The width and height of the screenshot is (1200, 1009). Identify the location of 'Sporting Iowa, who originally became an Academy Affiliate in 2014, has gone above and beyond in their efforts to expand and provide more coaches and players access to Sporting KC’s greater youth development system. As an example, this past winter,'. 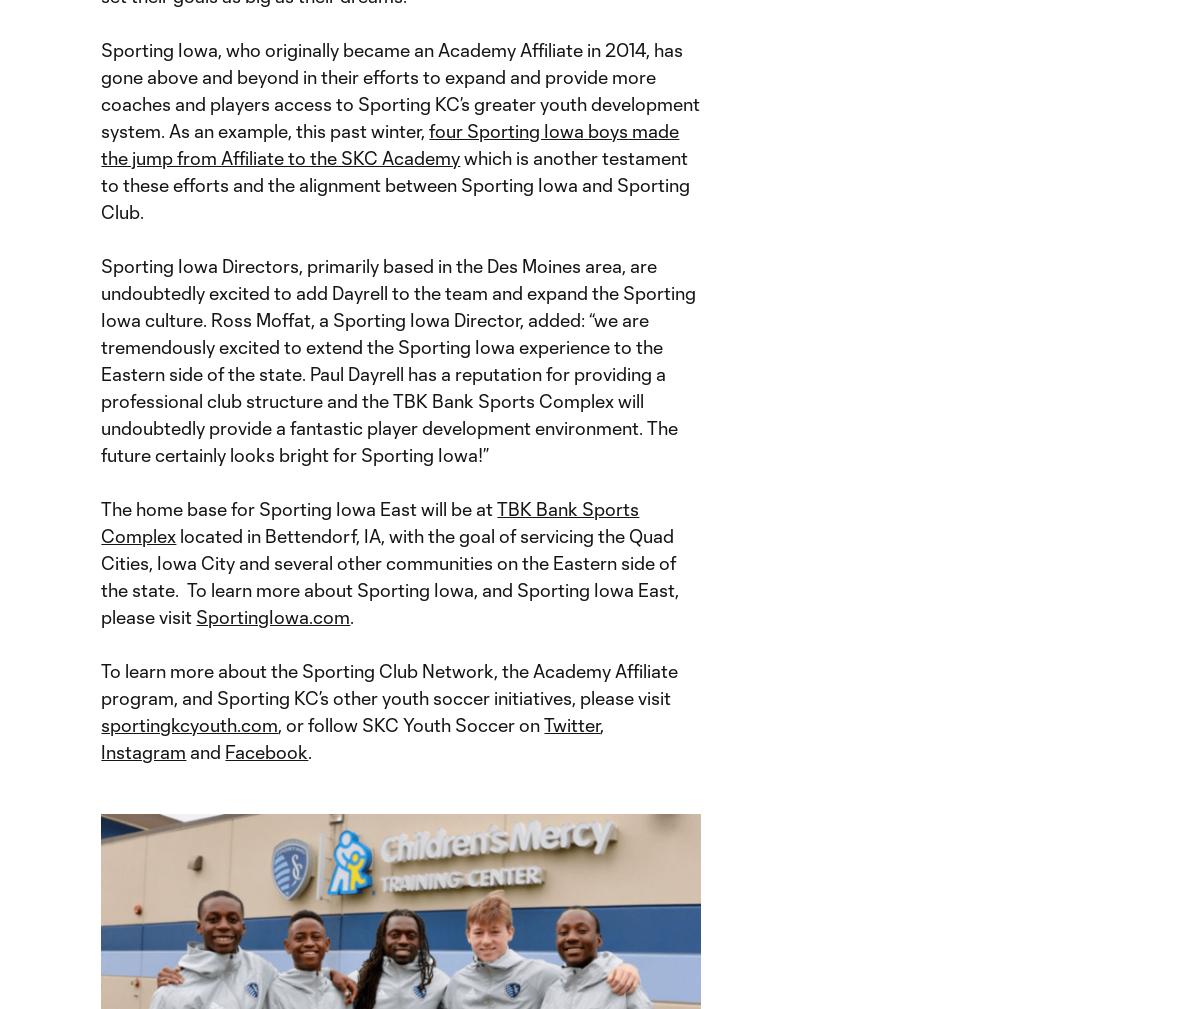
(400, 89).